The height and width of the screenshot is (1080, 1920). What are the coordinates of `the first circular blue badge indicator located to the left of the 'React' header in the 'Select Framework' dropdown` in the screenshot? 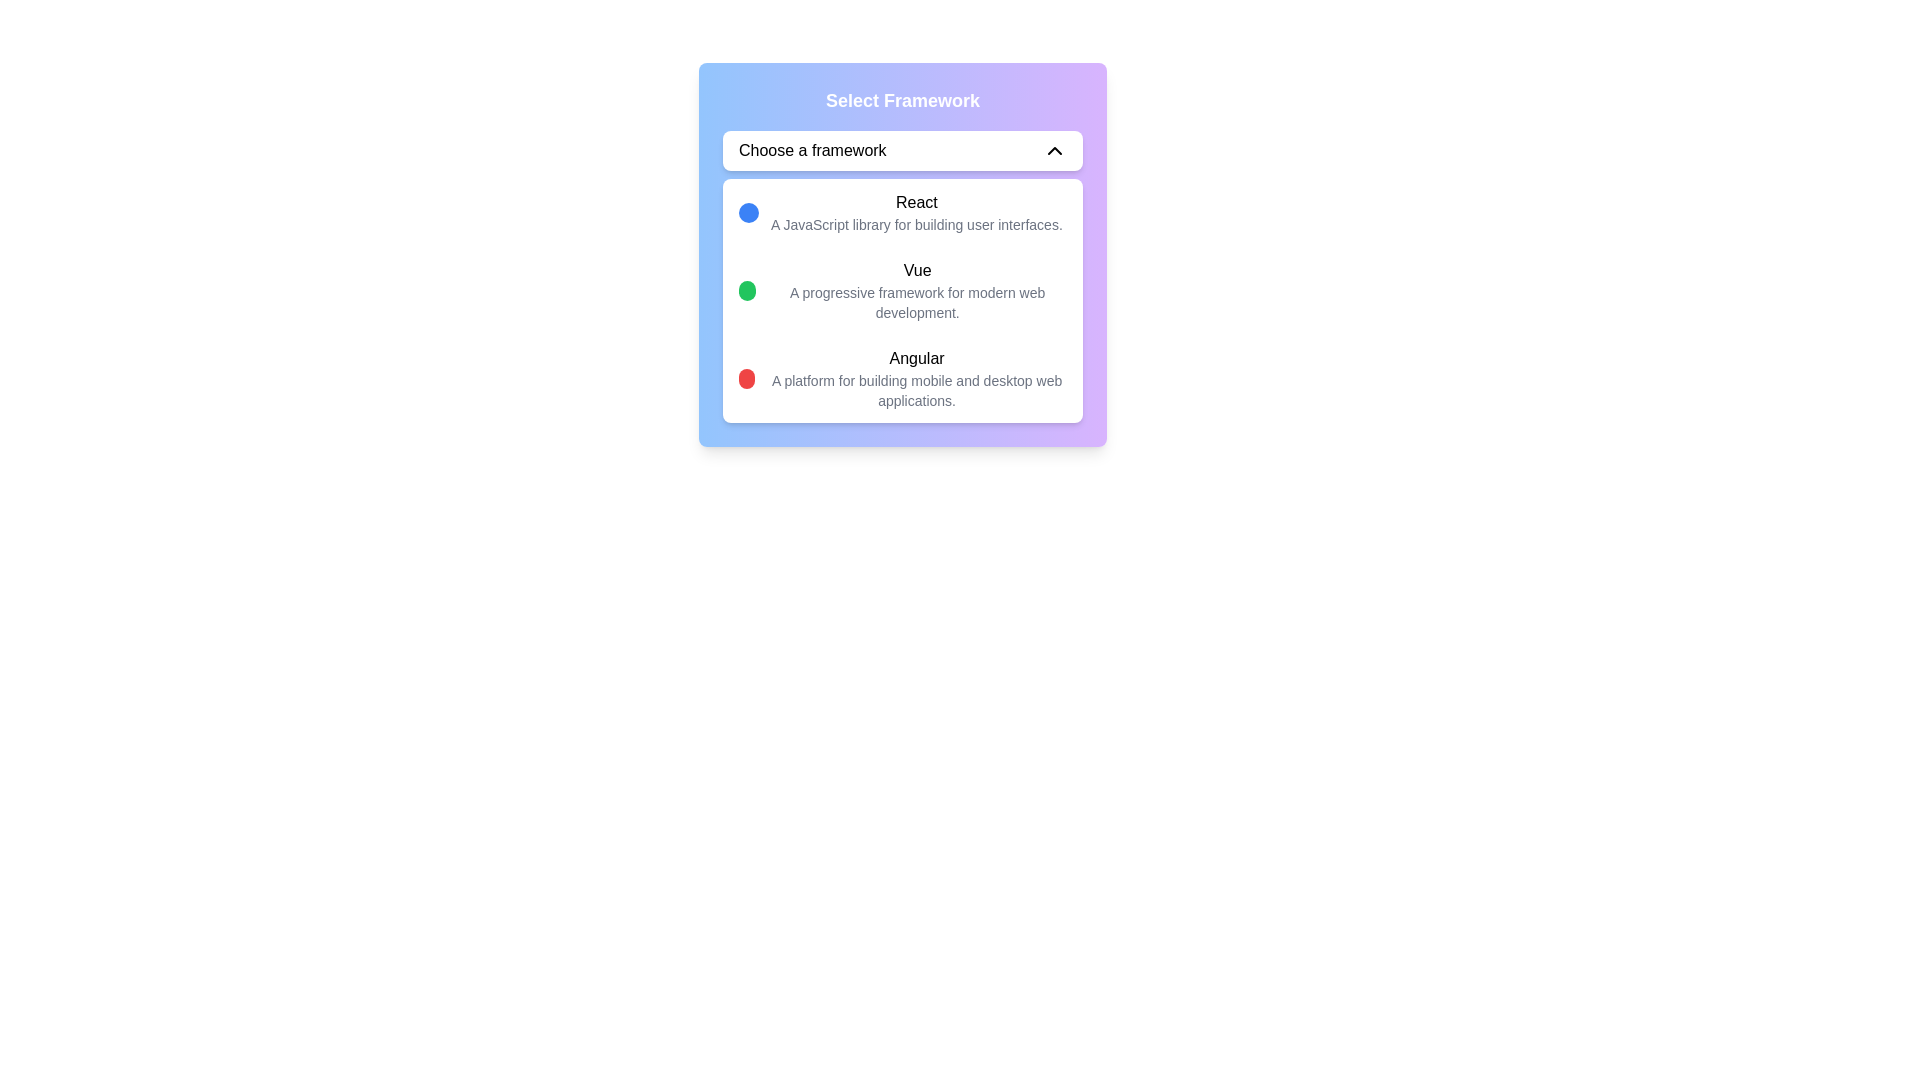 It's located at (747, 212).